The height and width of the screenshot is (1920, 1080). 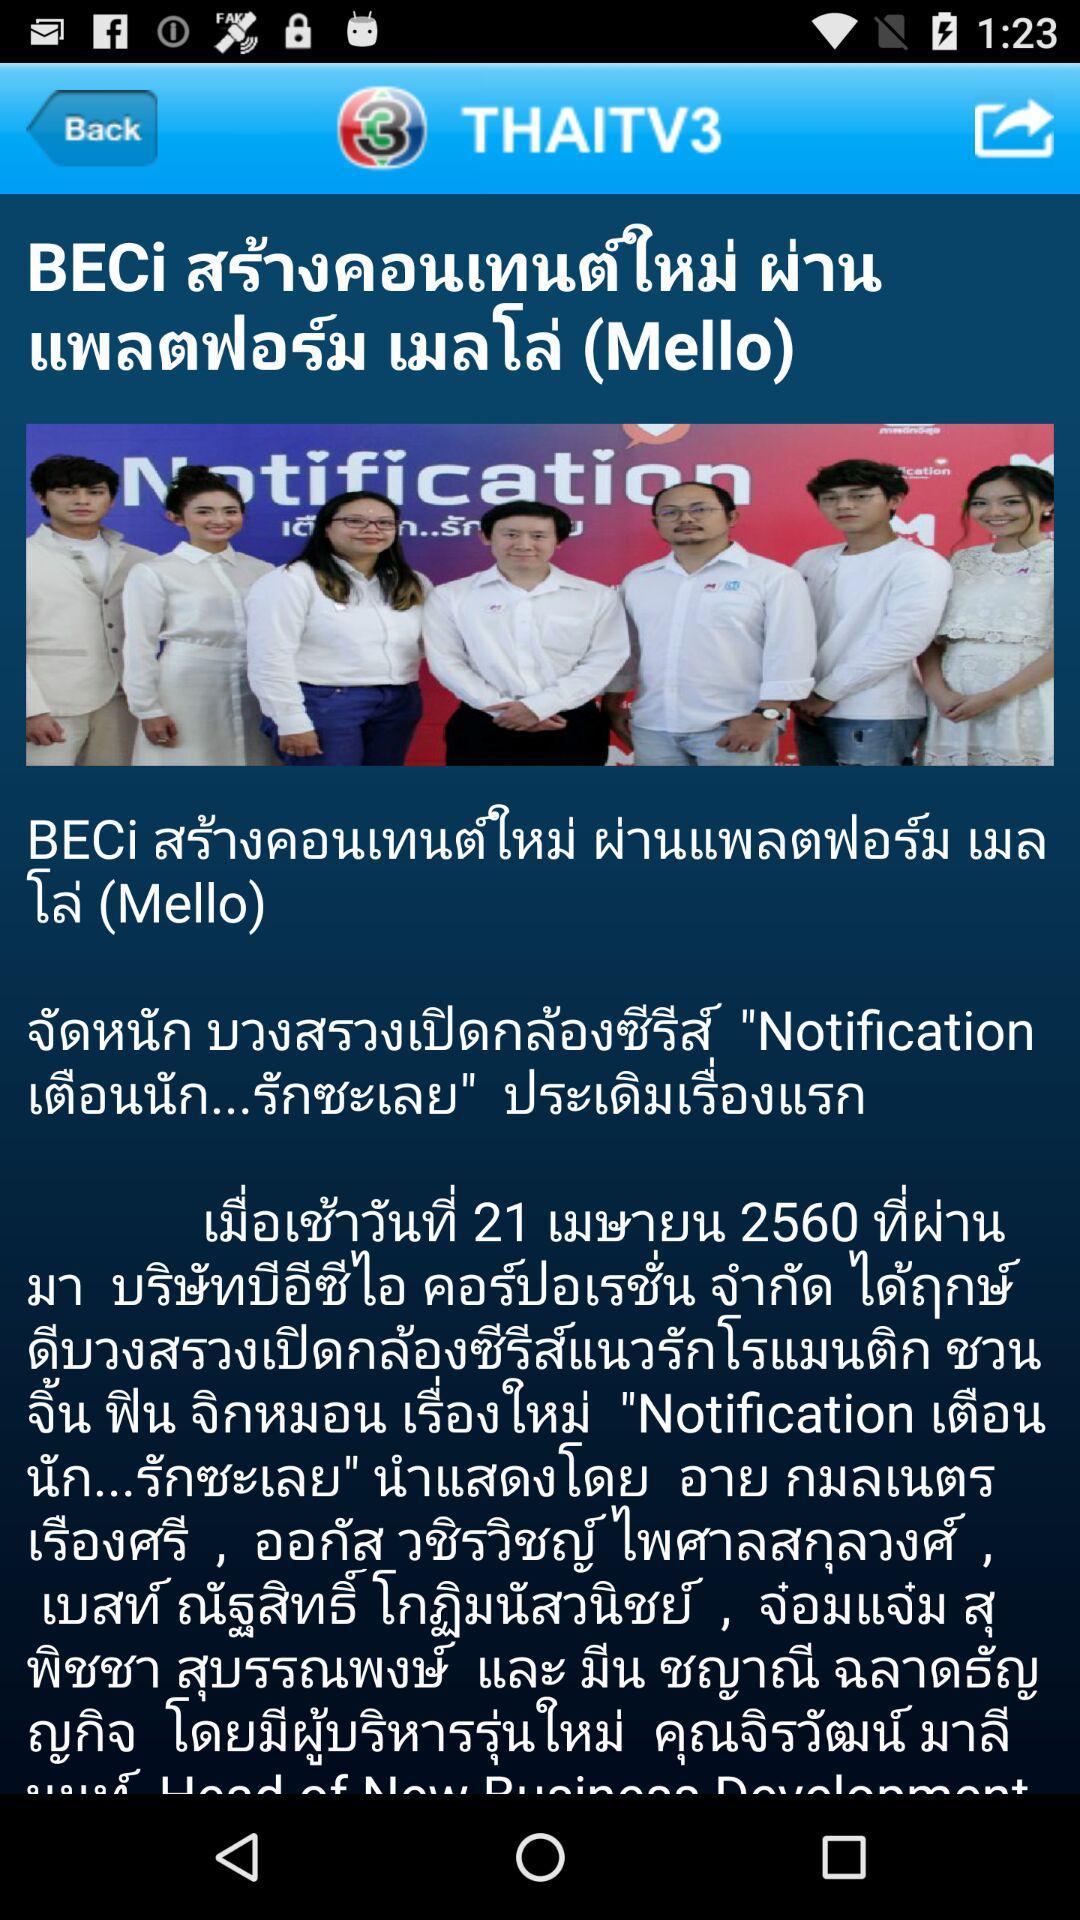 I want to click on item at the top right corner, so click(x=1014, y=127).